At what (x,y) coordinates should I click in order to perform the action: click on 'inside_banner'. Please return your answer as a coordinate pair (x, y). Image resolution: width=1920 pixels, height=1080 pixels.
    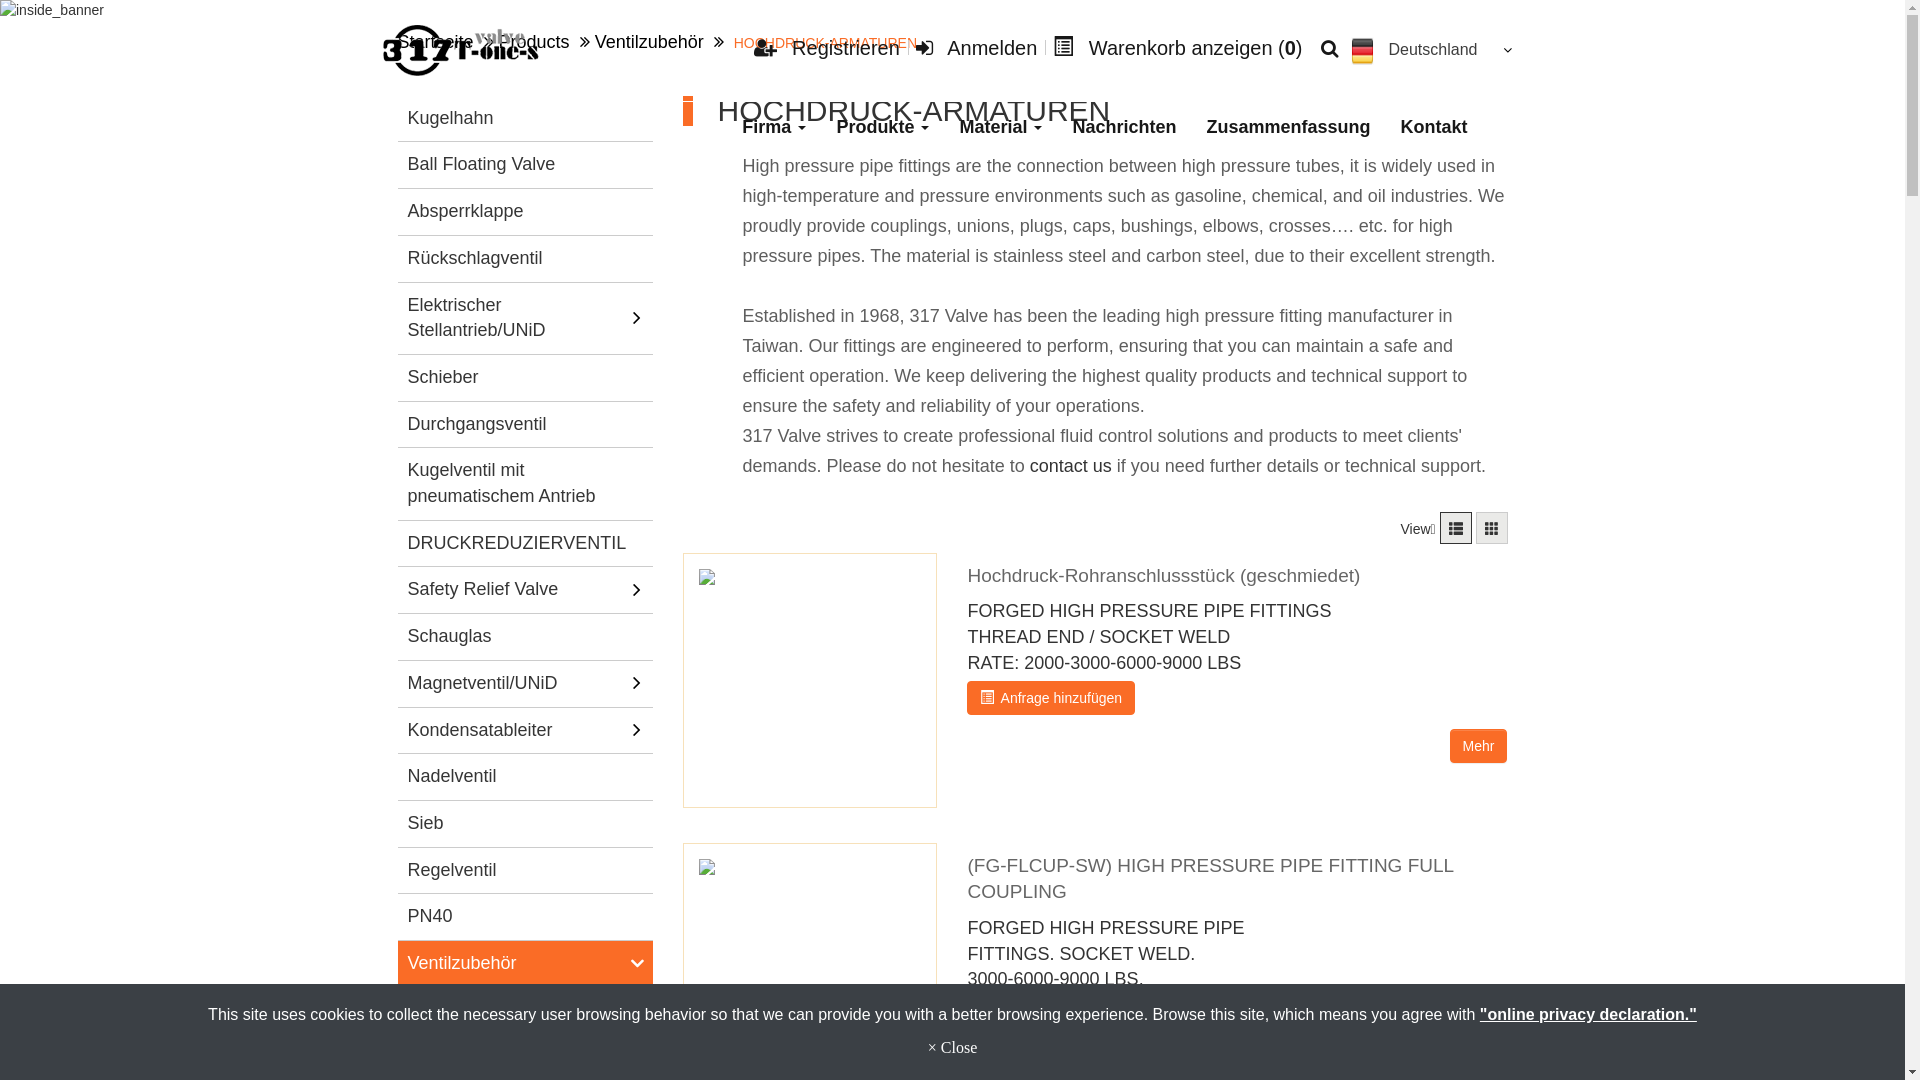
    Looking at the image, I should click on (0, 10).